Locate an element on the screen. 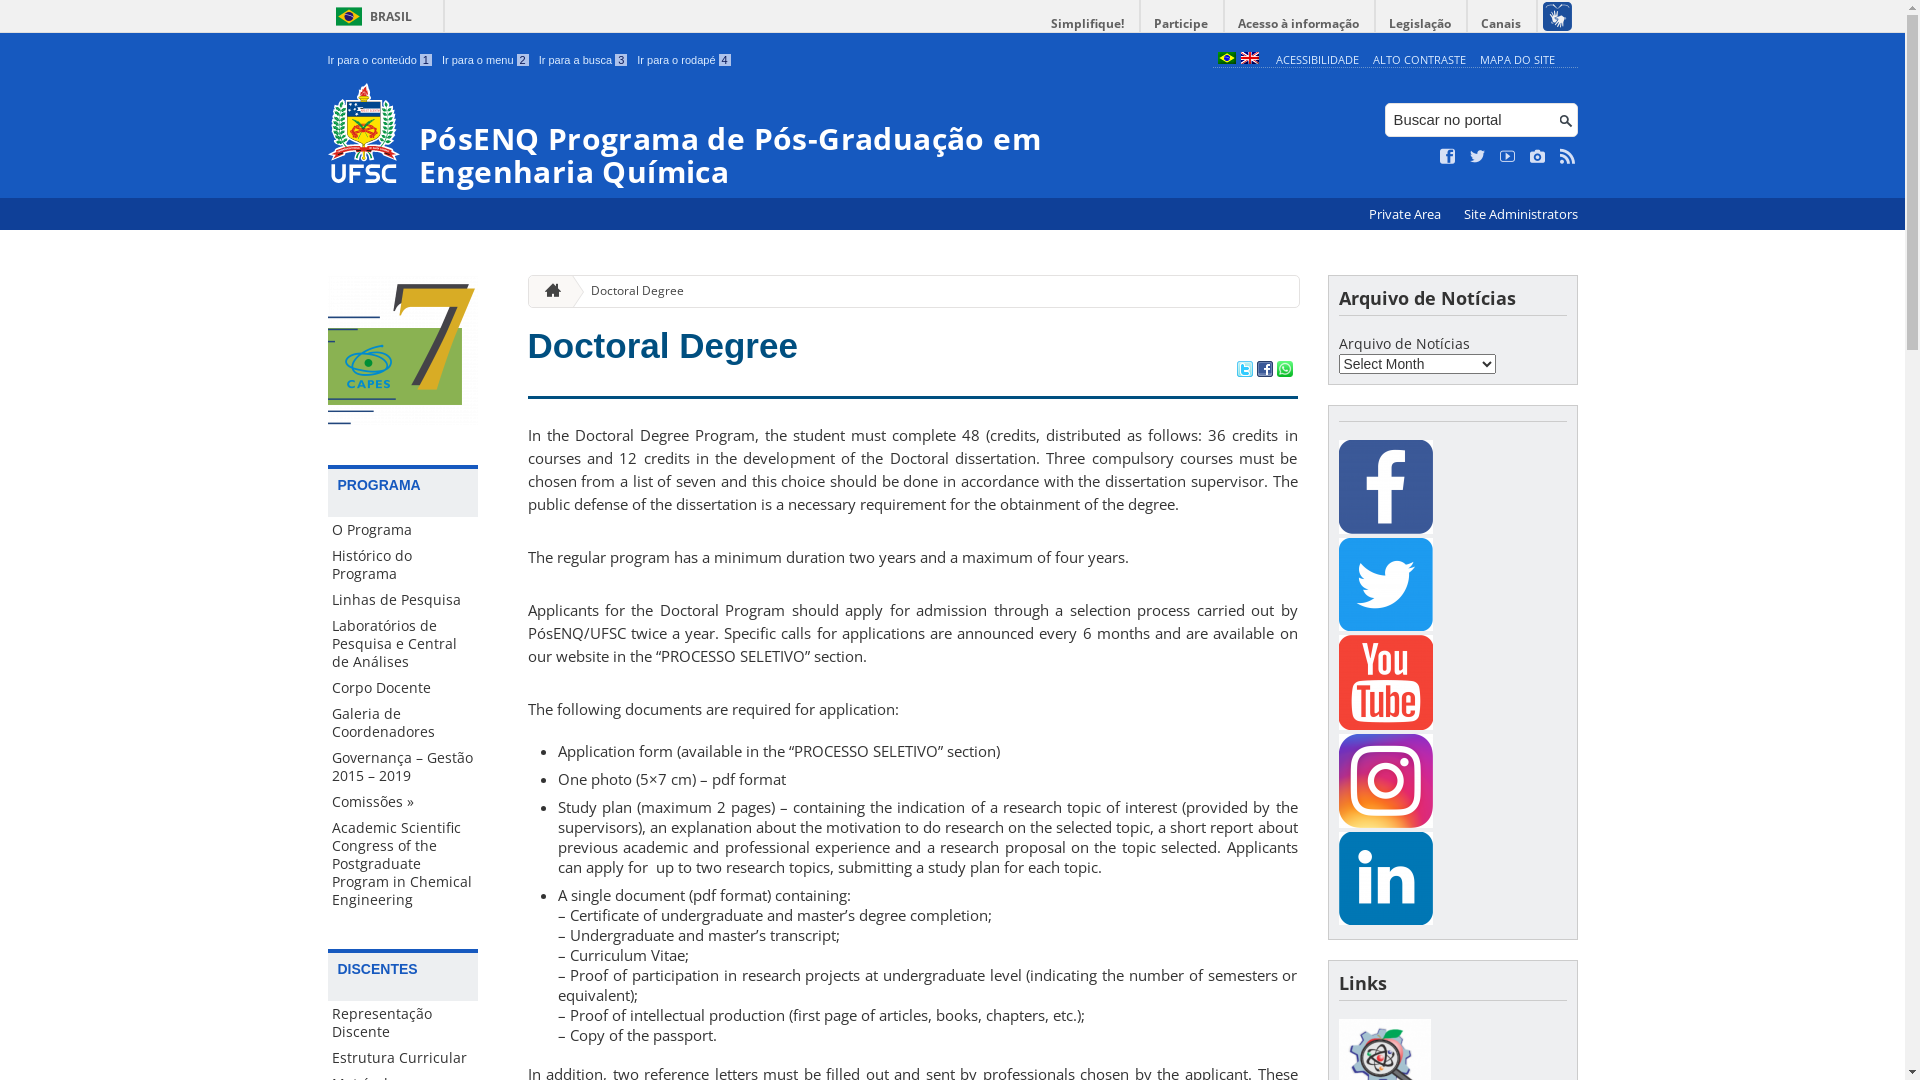 This screenshot has height=1080, width=1920. 'Canal Youtube' is located at coordinates (1384, 724).